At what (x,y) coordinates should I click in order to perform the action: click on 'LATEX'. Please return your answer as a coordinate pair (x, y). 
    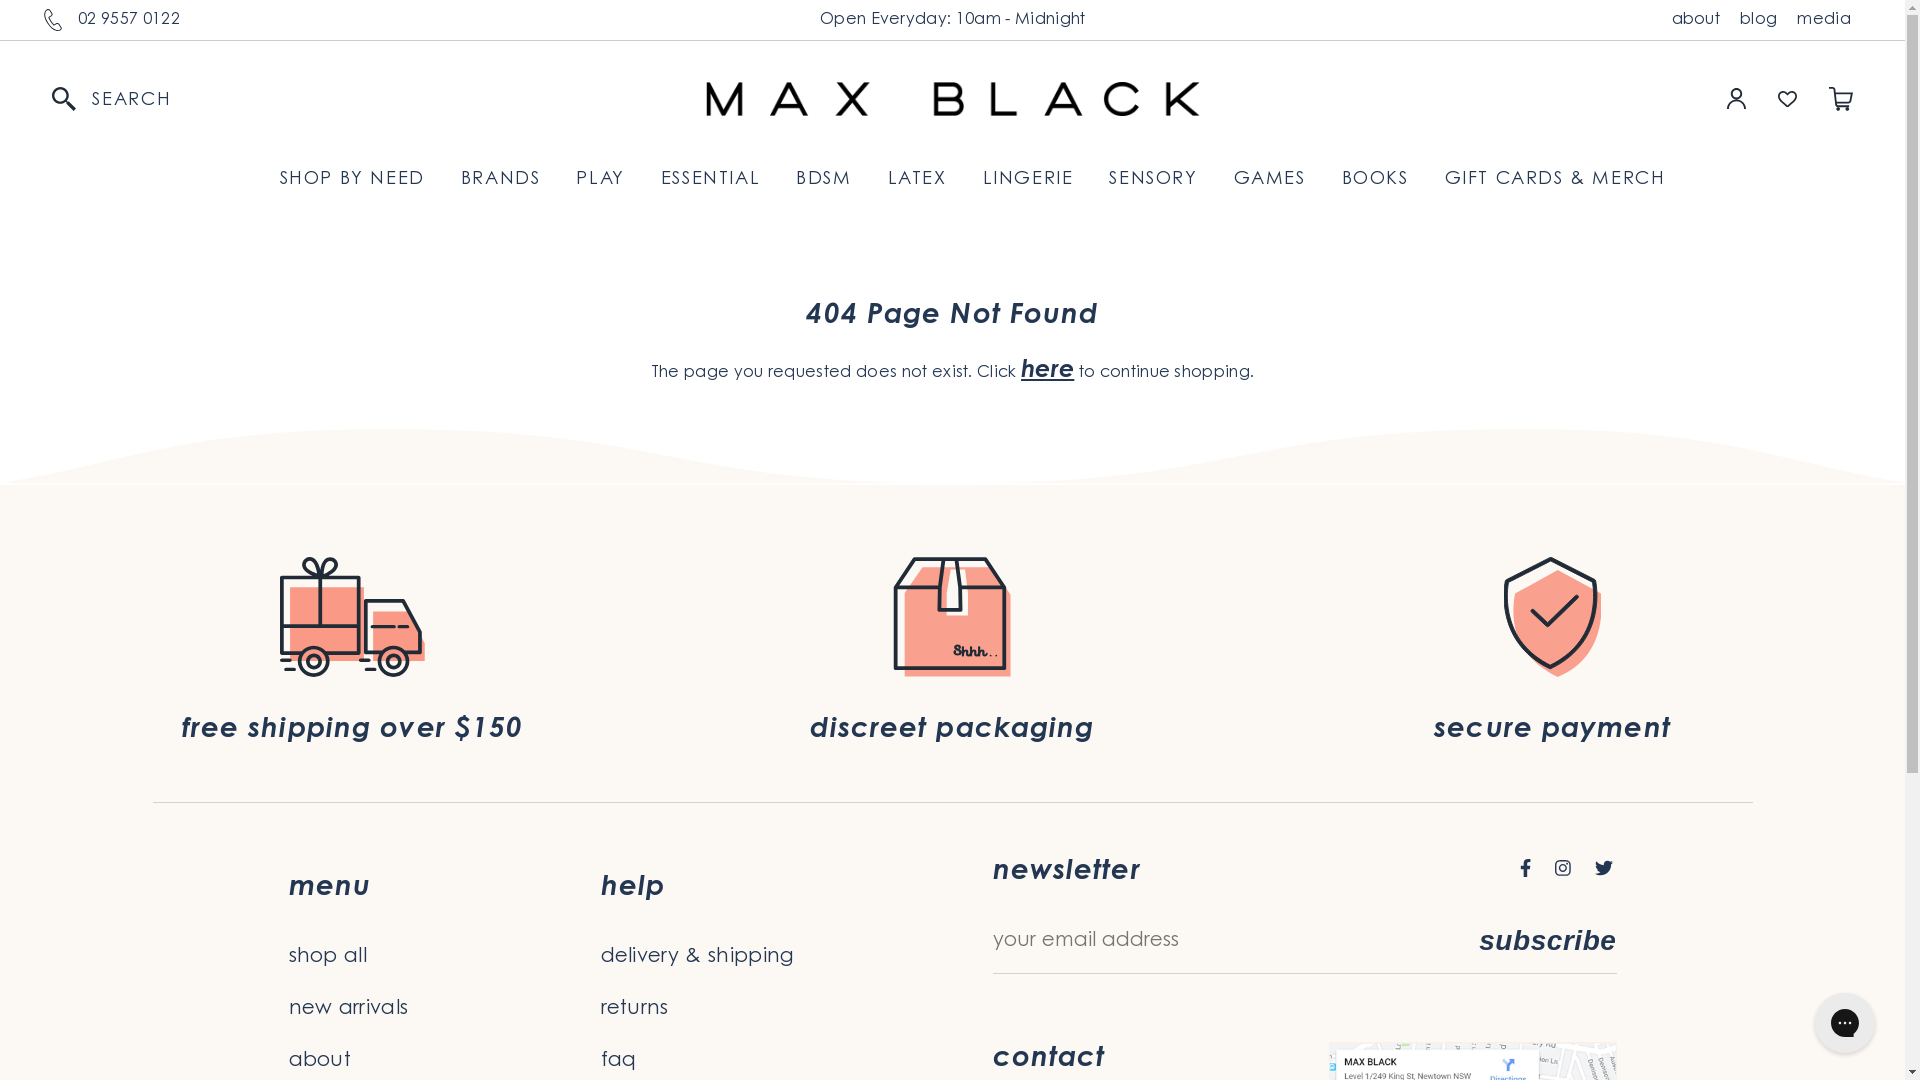
    Looking at the image, I should click on (916, 180).